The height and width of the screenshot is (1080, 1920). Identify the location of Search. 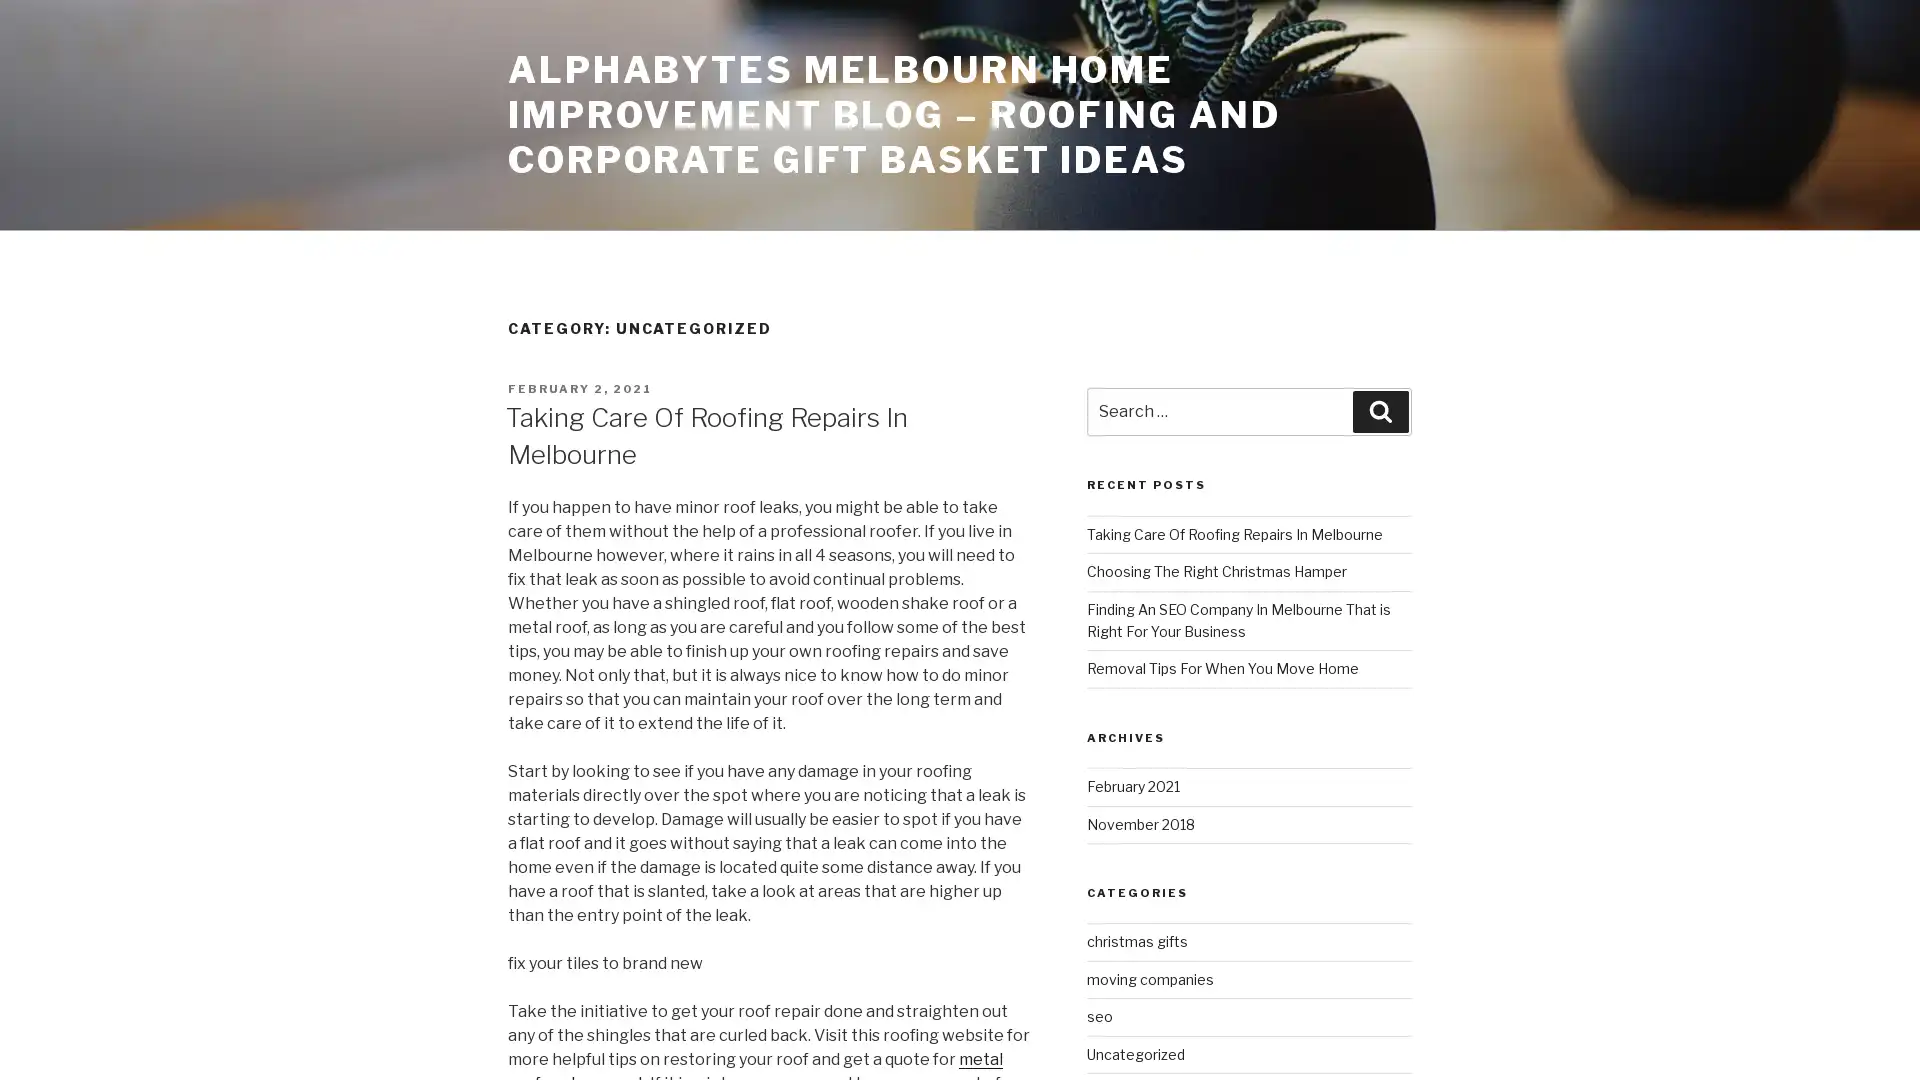
(1380, 411).